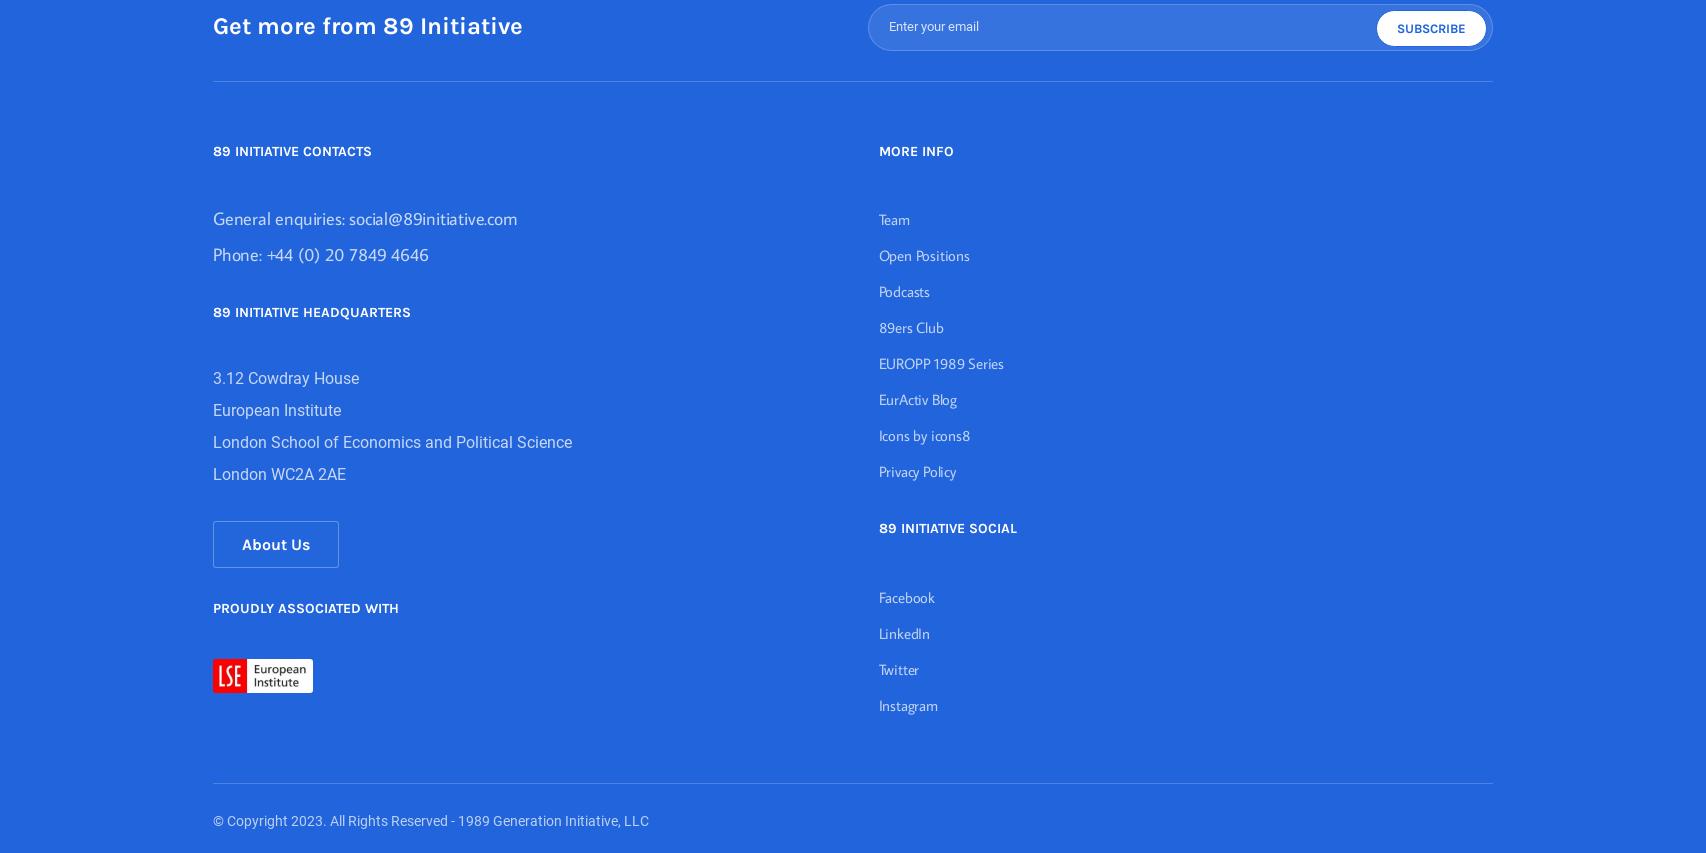  Describe the element at coordinates (213, 409) in the screenshot. I see `'European Institute'` at that location.